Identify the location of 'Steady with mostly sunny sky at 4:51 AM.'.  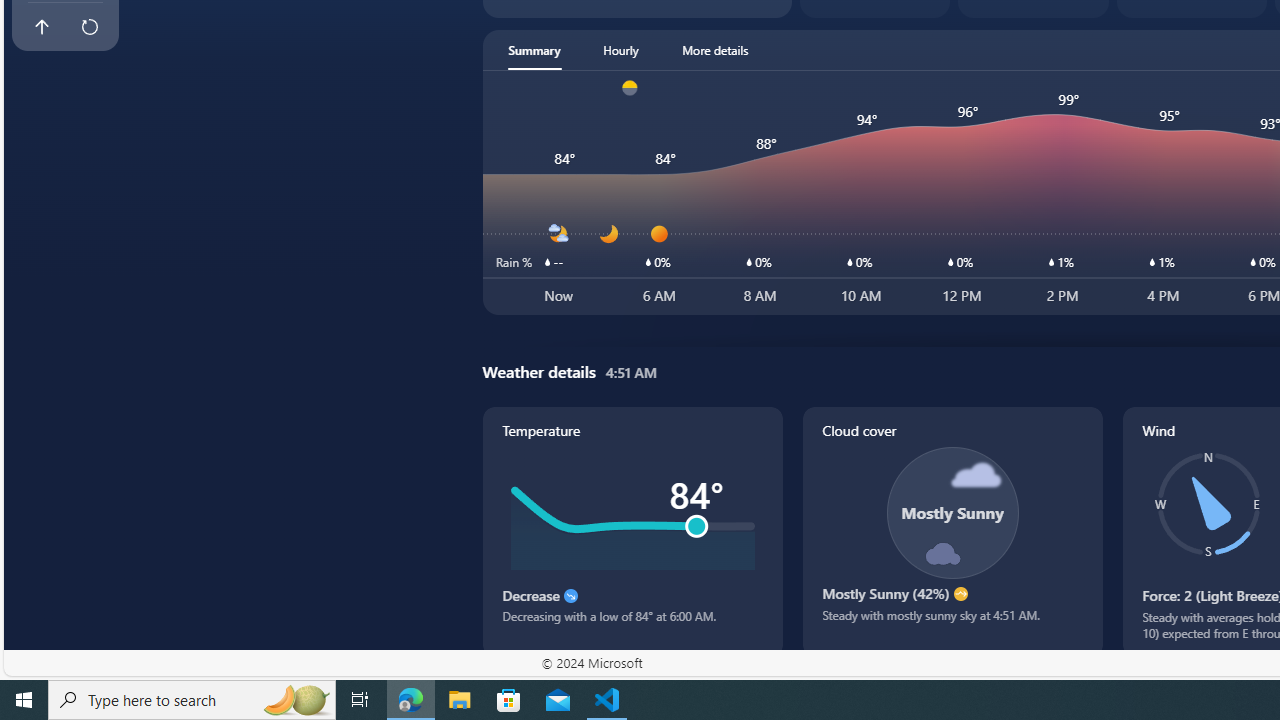
(951, 622).